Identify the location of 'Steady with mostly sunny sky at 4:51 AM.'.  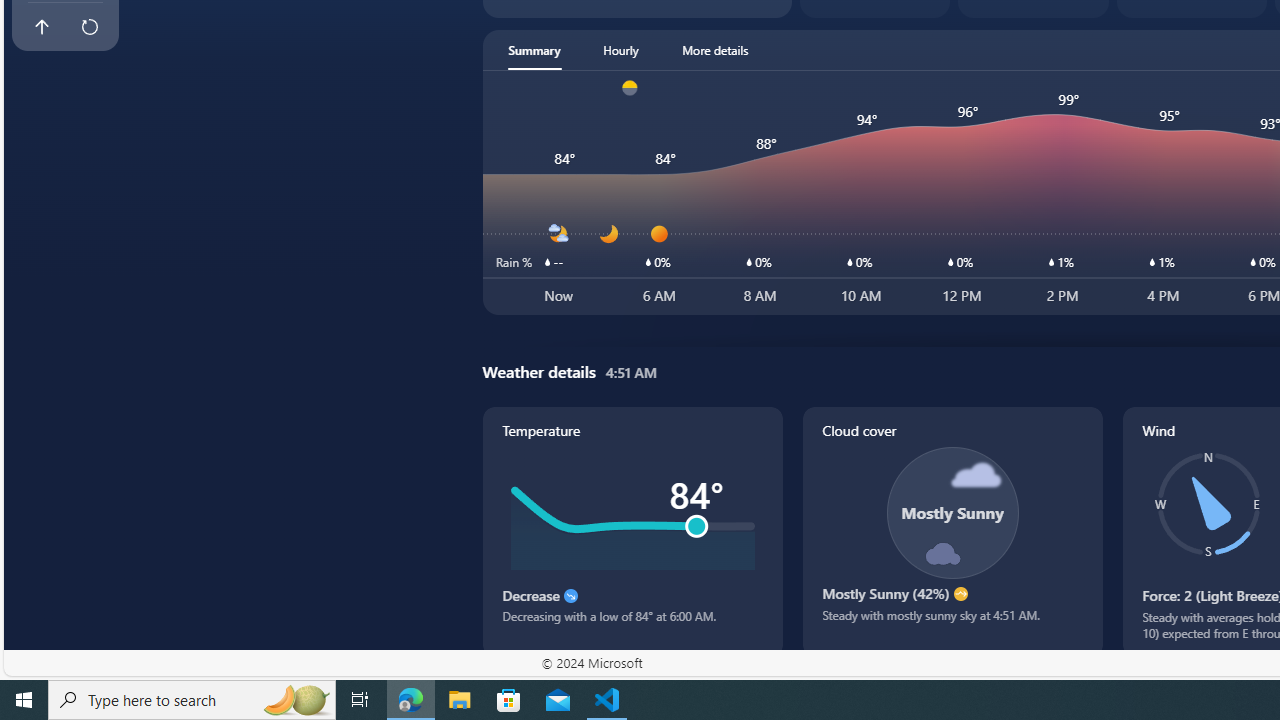
(951, 622).